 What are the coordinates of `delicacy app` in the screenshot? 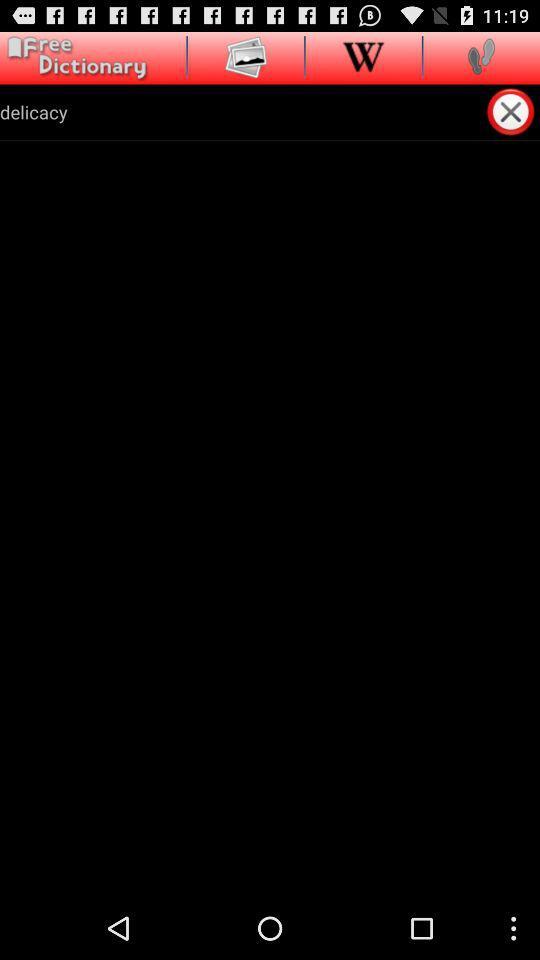 It's located at (242, 111).